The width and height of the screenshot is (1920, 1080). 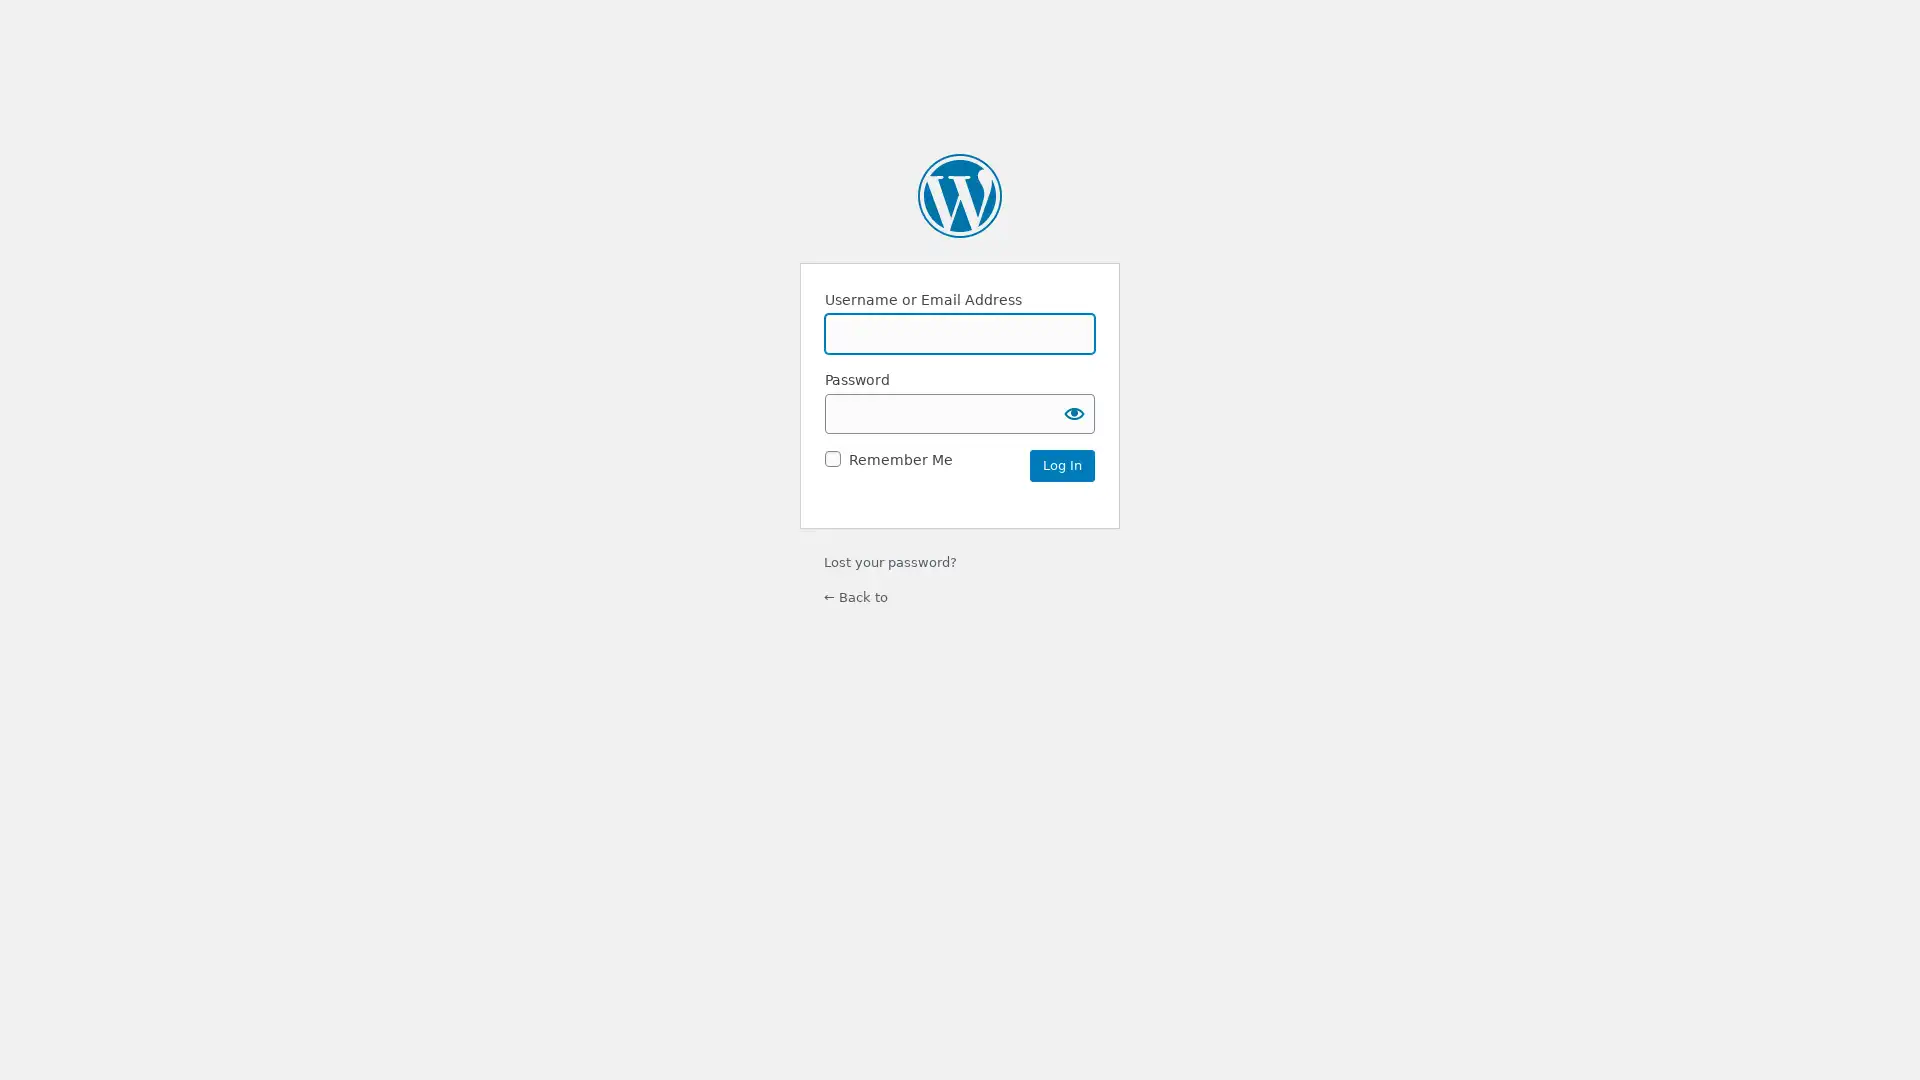 What do you see at coordinates (1074, 411) in the screenshot?
I see `Show password` at bounding box center [1074, 411].